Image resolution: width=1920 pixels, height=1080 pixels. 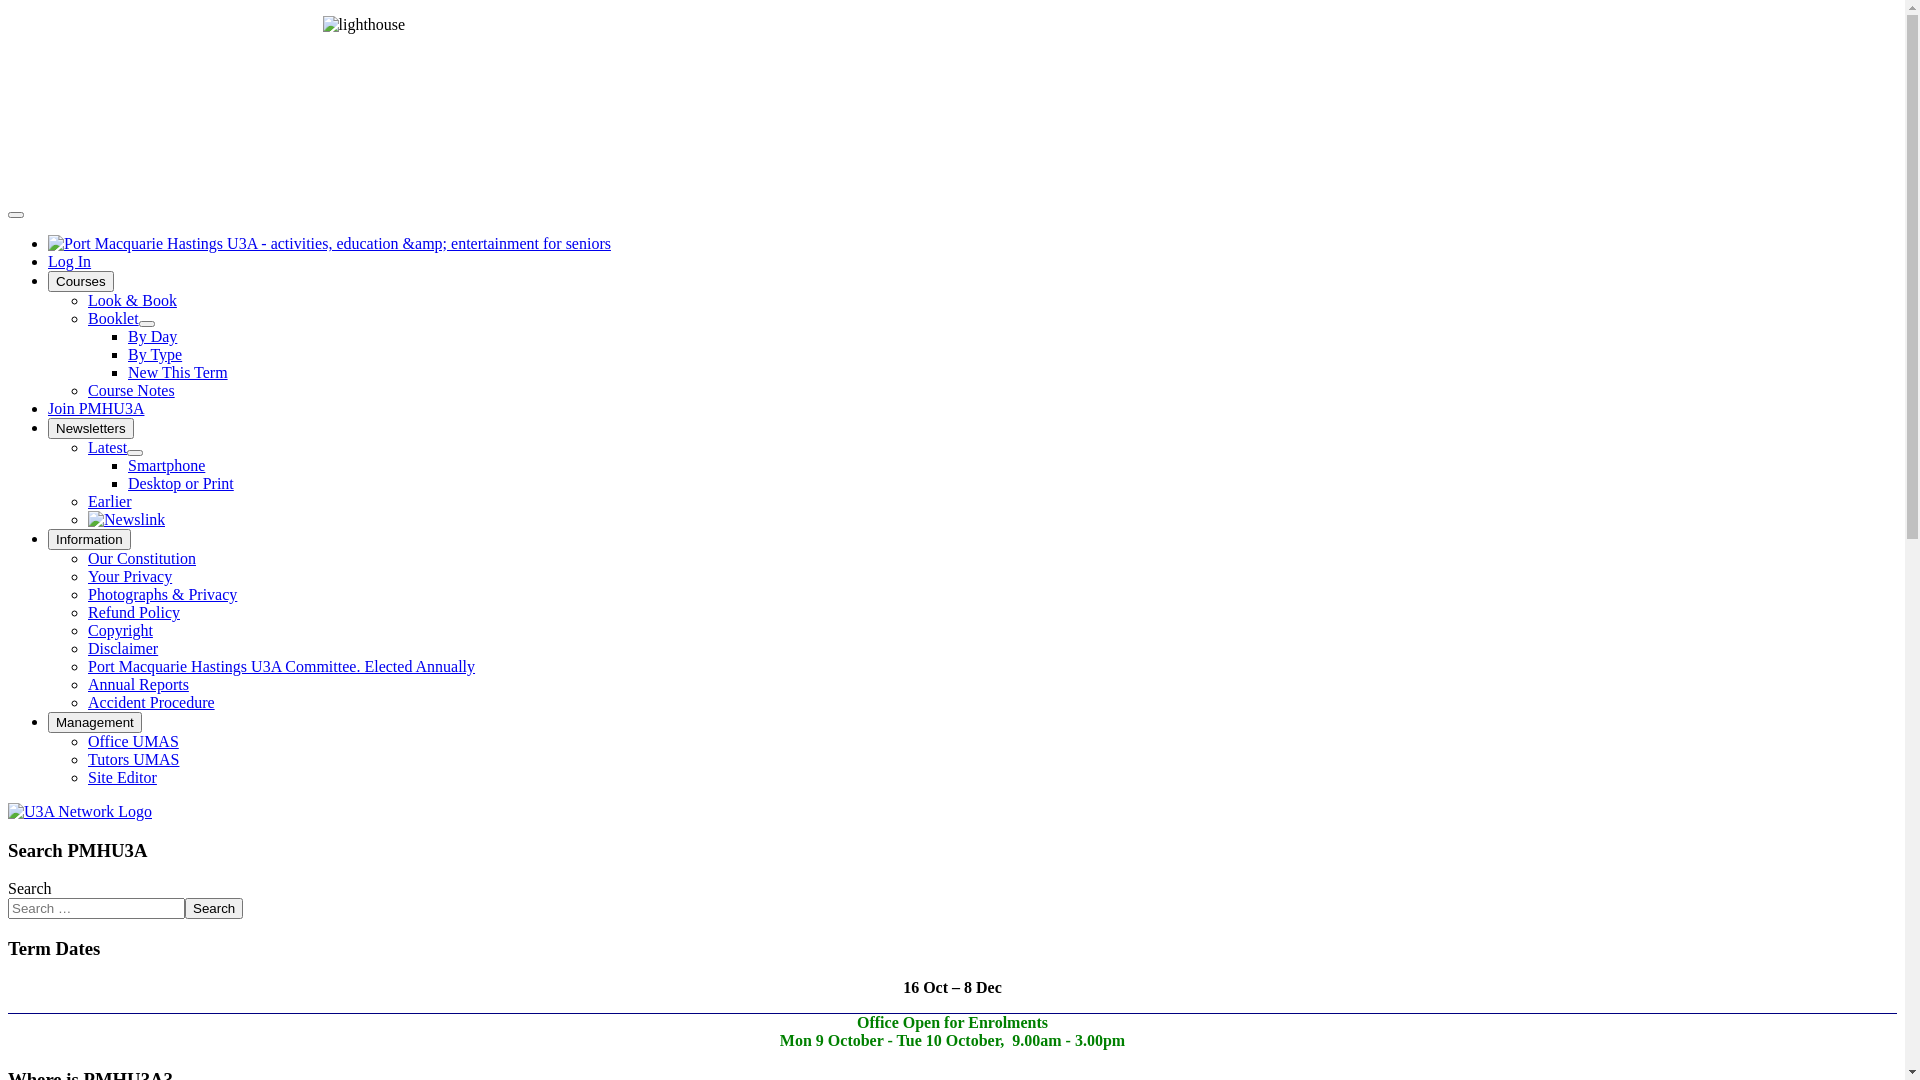 What do you see at coordinates (128, 576) in the screenshot?
I see `'Your Privacy'` at bounding box center [128, 576].